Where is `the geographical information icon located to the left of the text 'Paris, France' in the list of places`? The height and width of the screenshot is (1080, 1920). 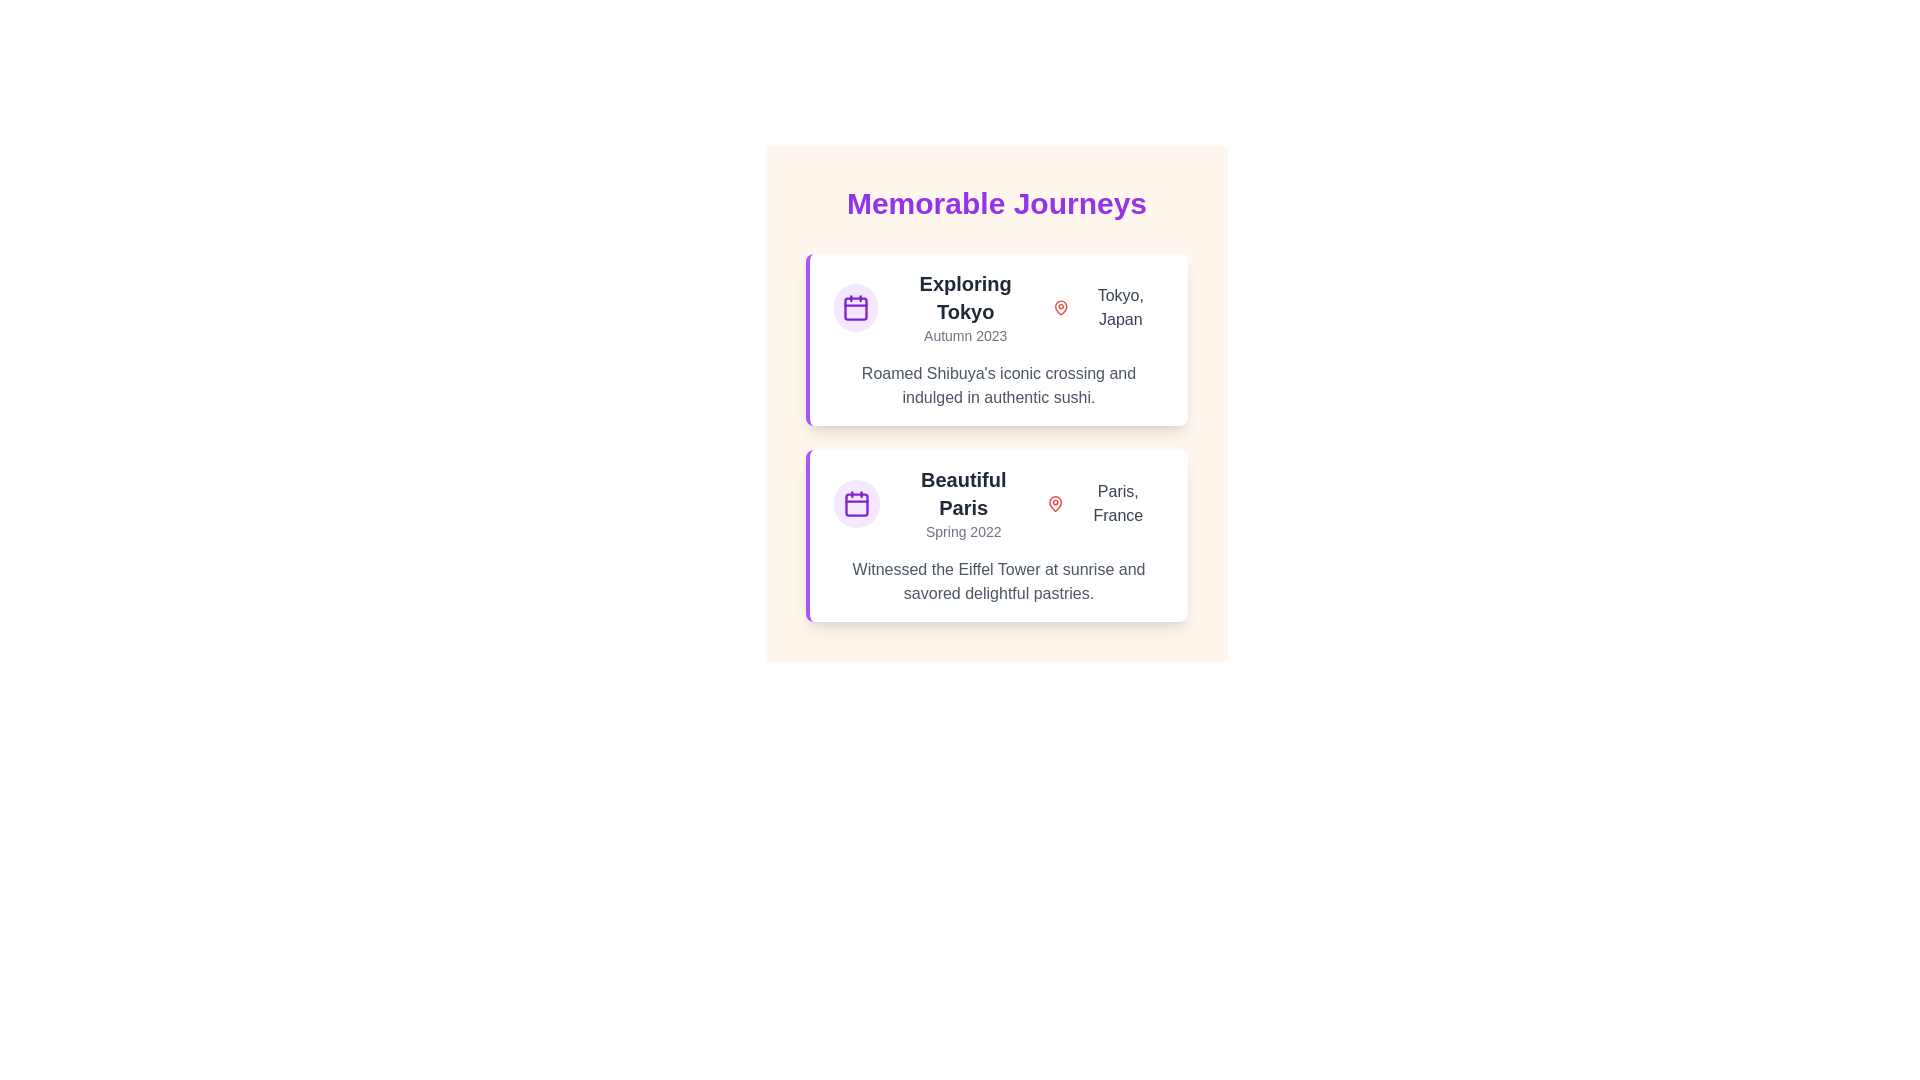
the geographical information icon located to the left of the text 'Paris, France' in the list of places is located at coordinates (1054, 503).